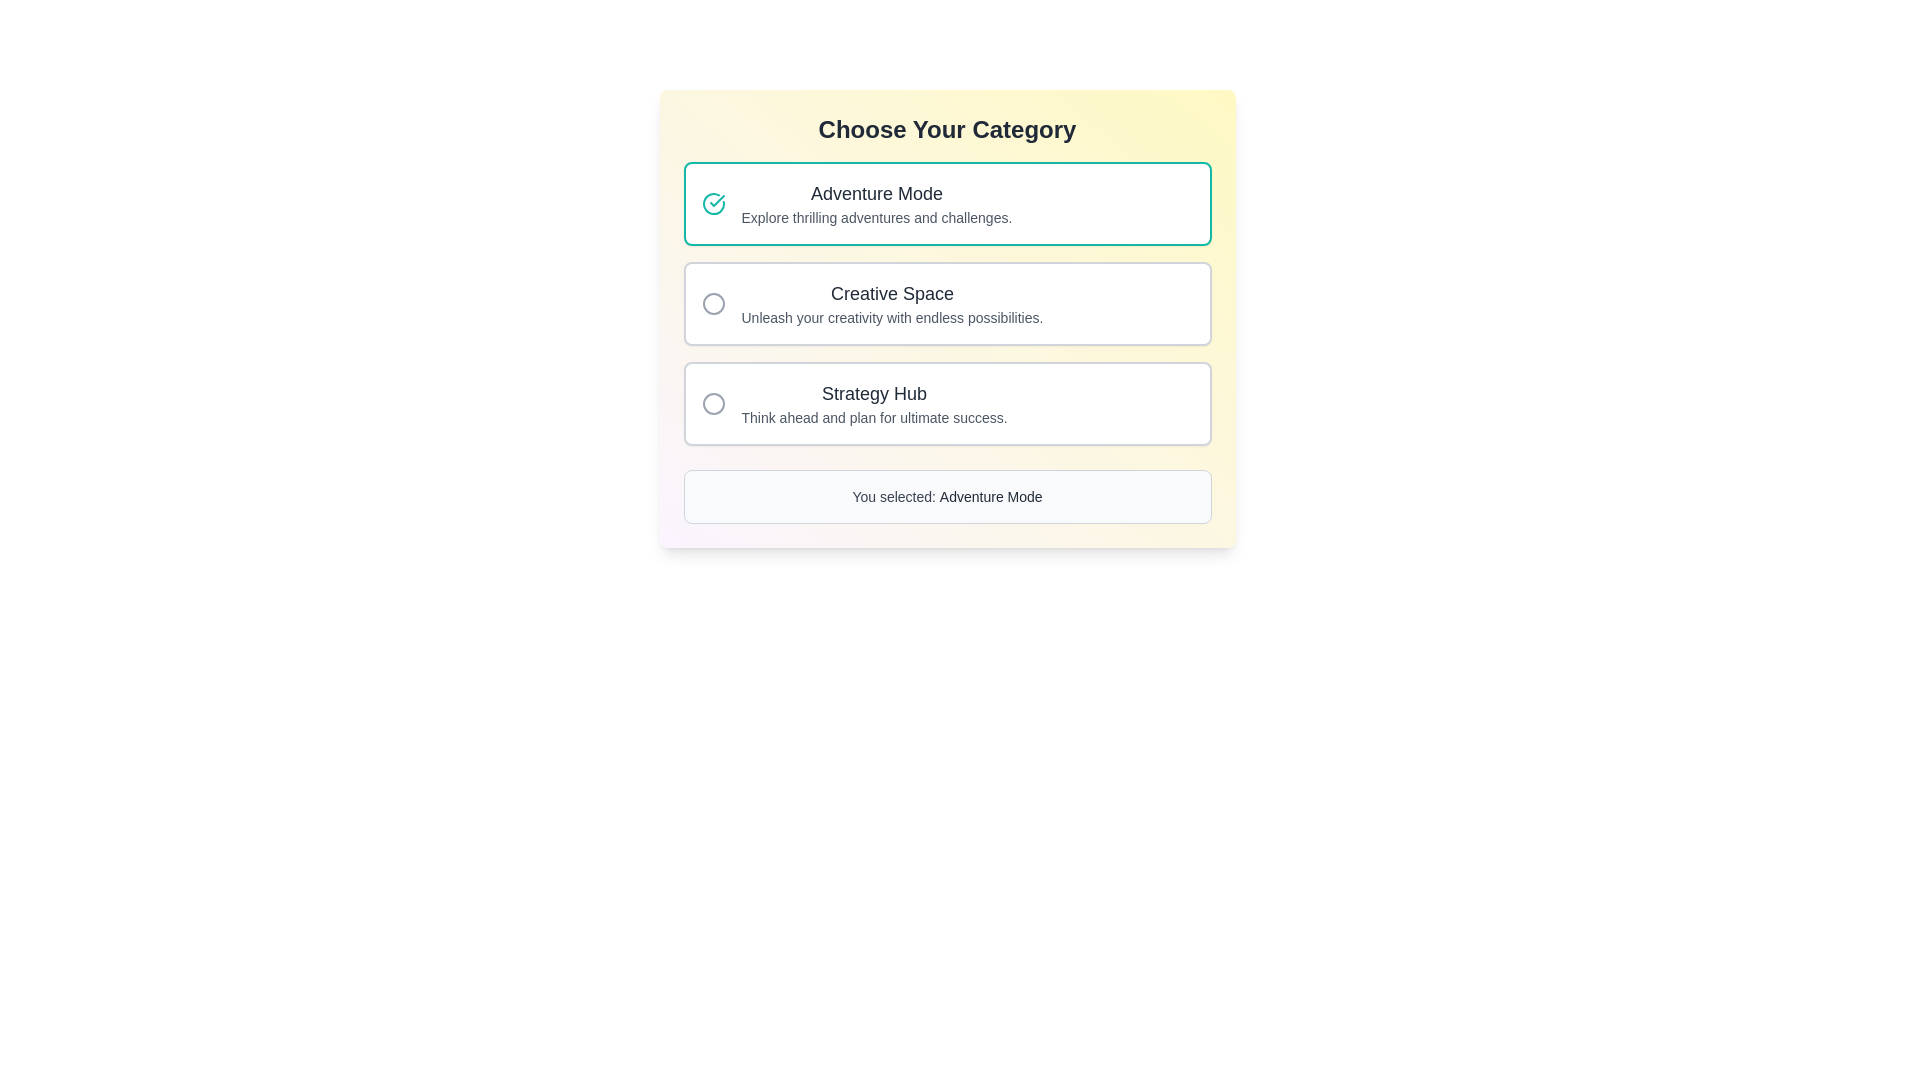  Describe the element at coordinates (946, 496) in the screenshot. I see `the informational text block displaying the message 'You selected: Adventure Mode', which is a gray box with rounded corners located below the category selection options` at that location.